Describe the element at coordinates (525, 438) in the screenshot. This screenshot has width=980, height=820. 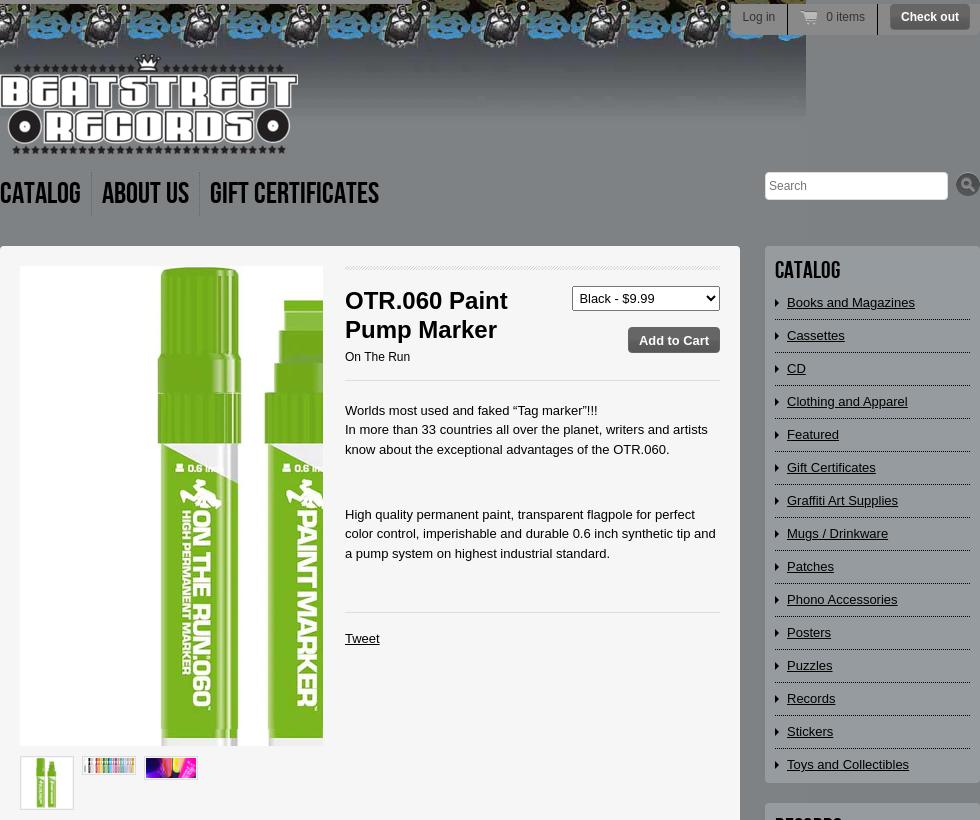
I see `'In more than 33 countries all over the planet, writers and artists know about the exceptional advantages of the OTR.060.'` at that location.